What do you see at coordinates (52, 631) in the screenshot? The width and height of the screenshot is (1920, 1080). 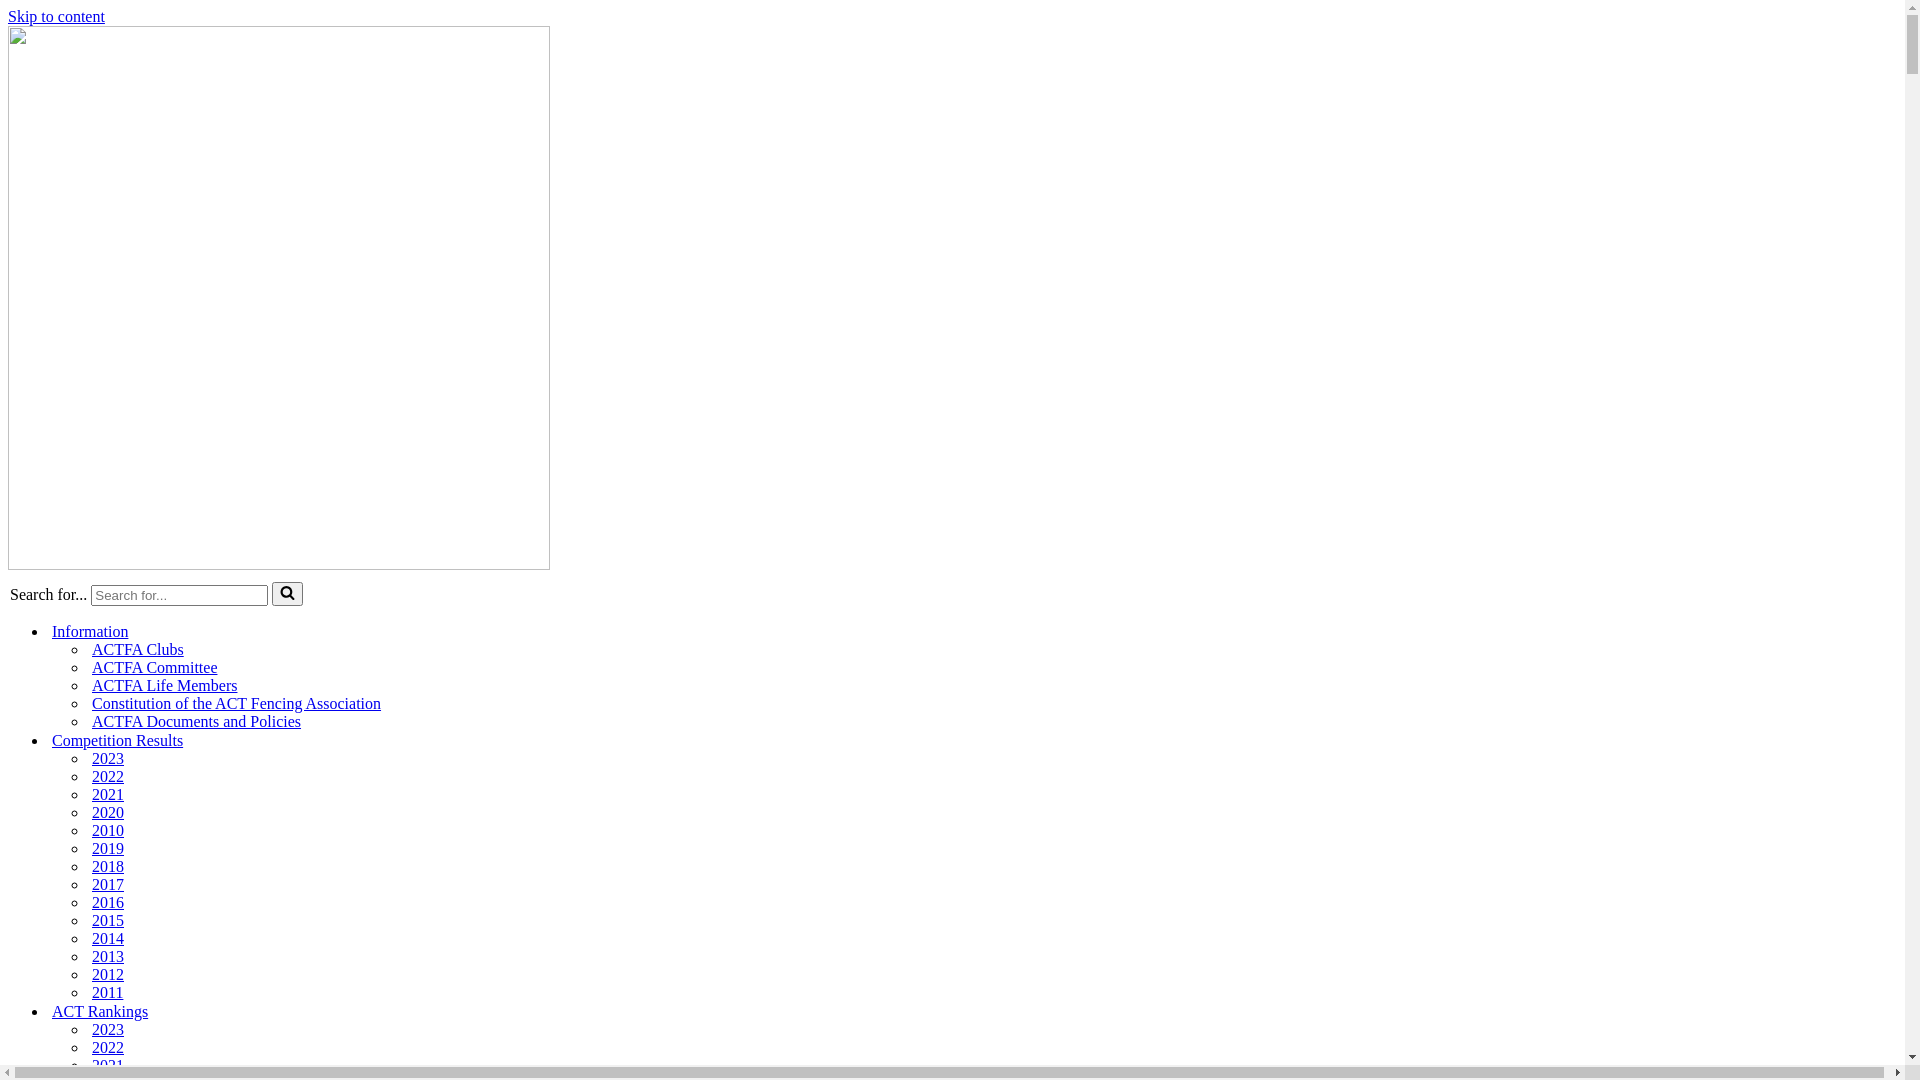 I see `'Information'` at bounding box center [52, 631].